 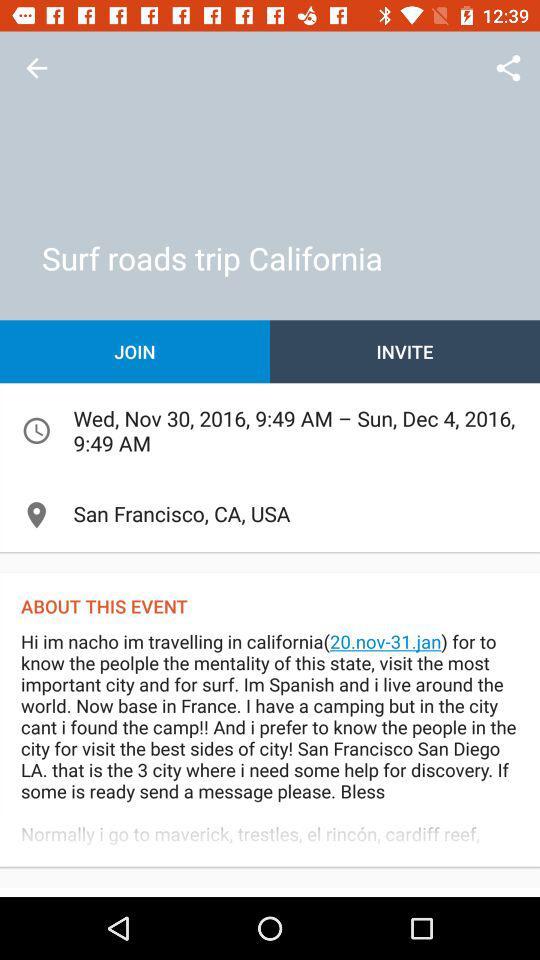 What do you see at coordinates (405, 351) in the screenshot?
I see `the icon to the right of the join item` at bounding box center [405, 351].